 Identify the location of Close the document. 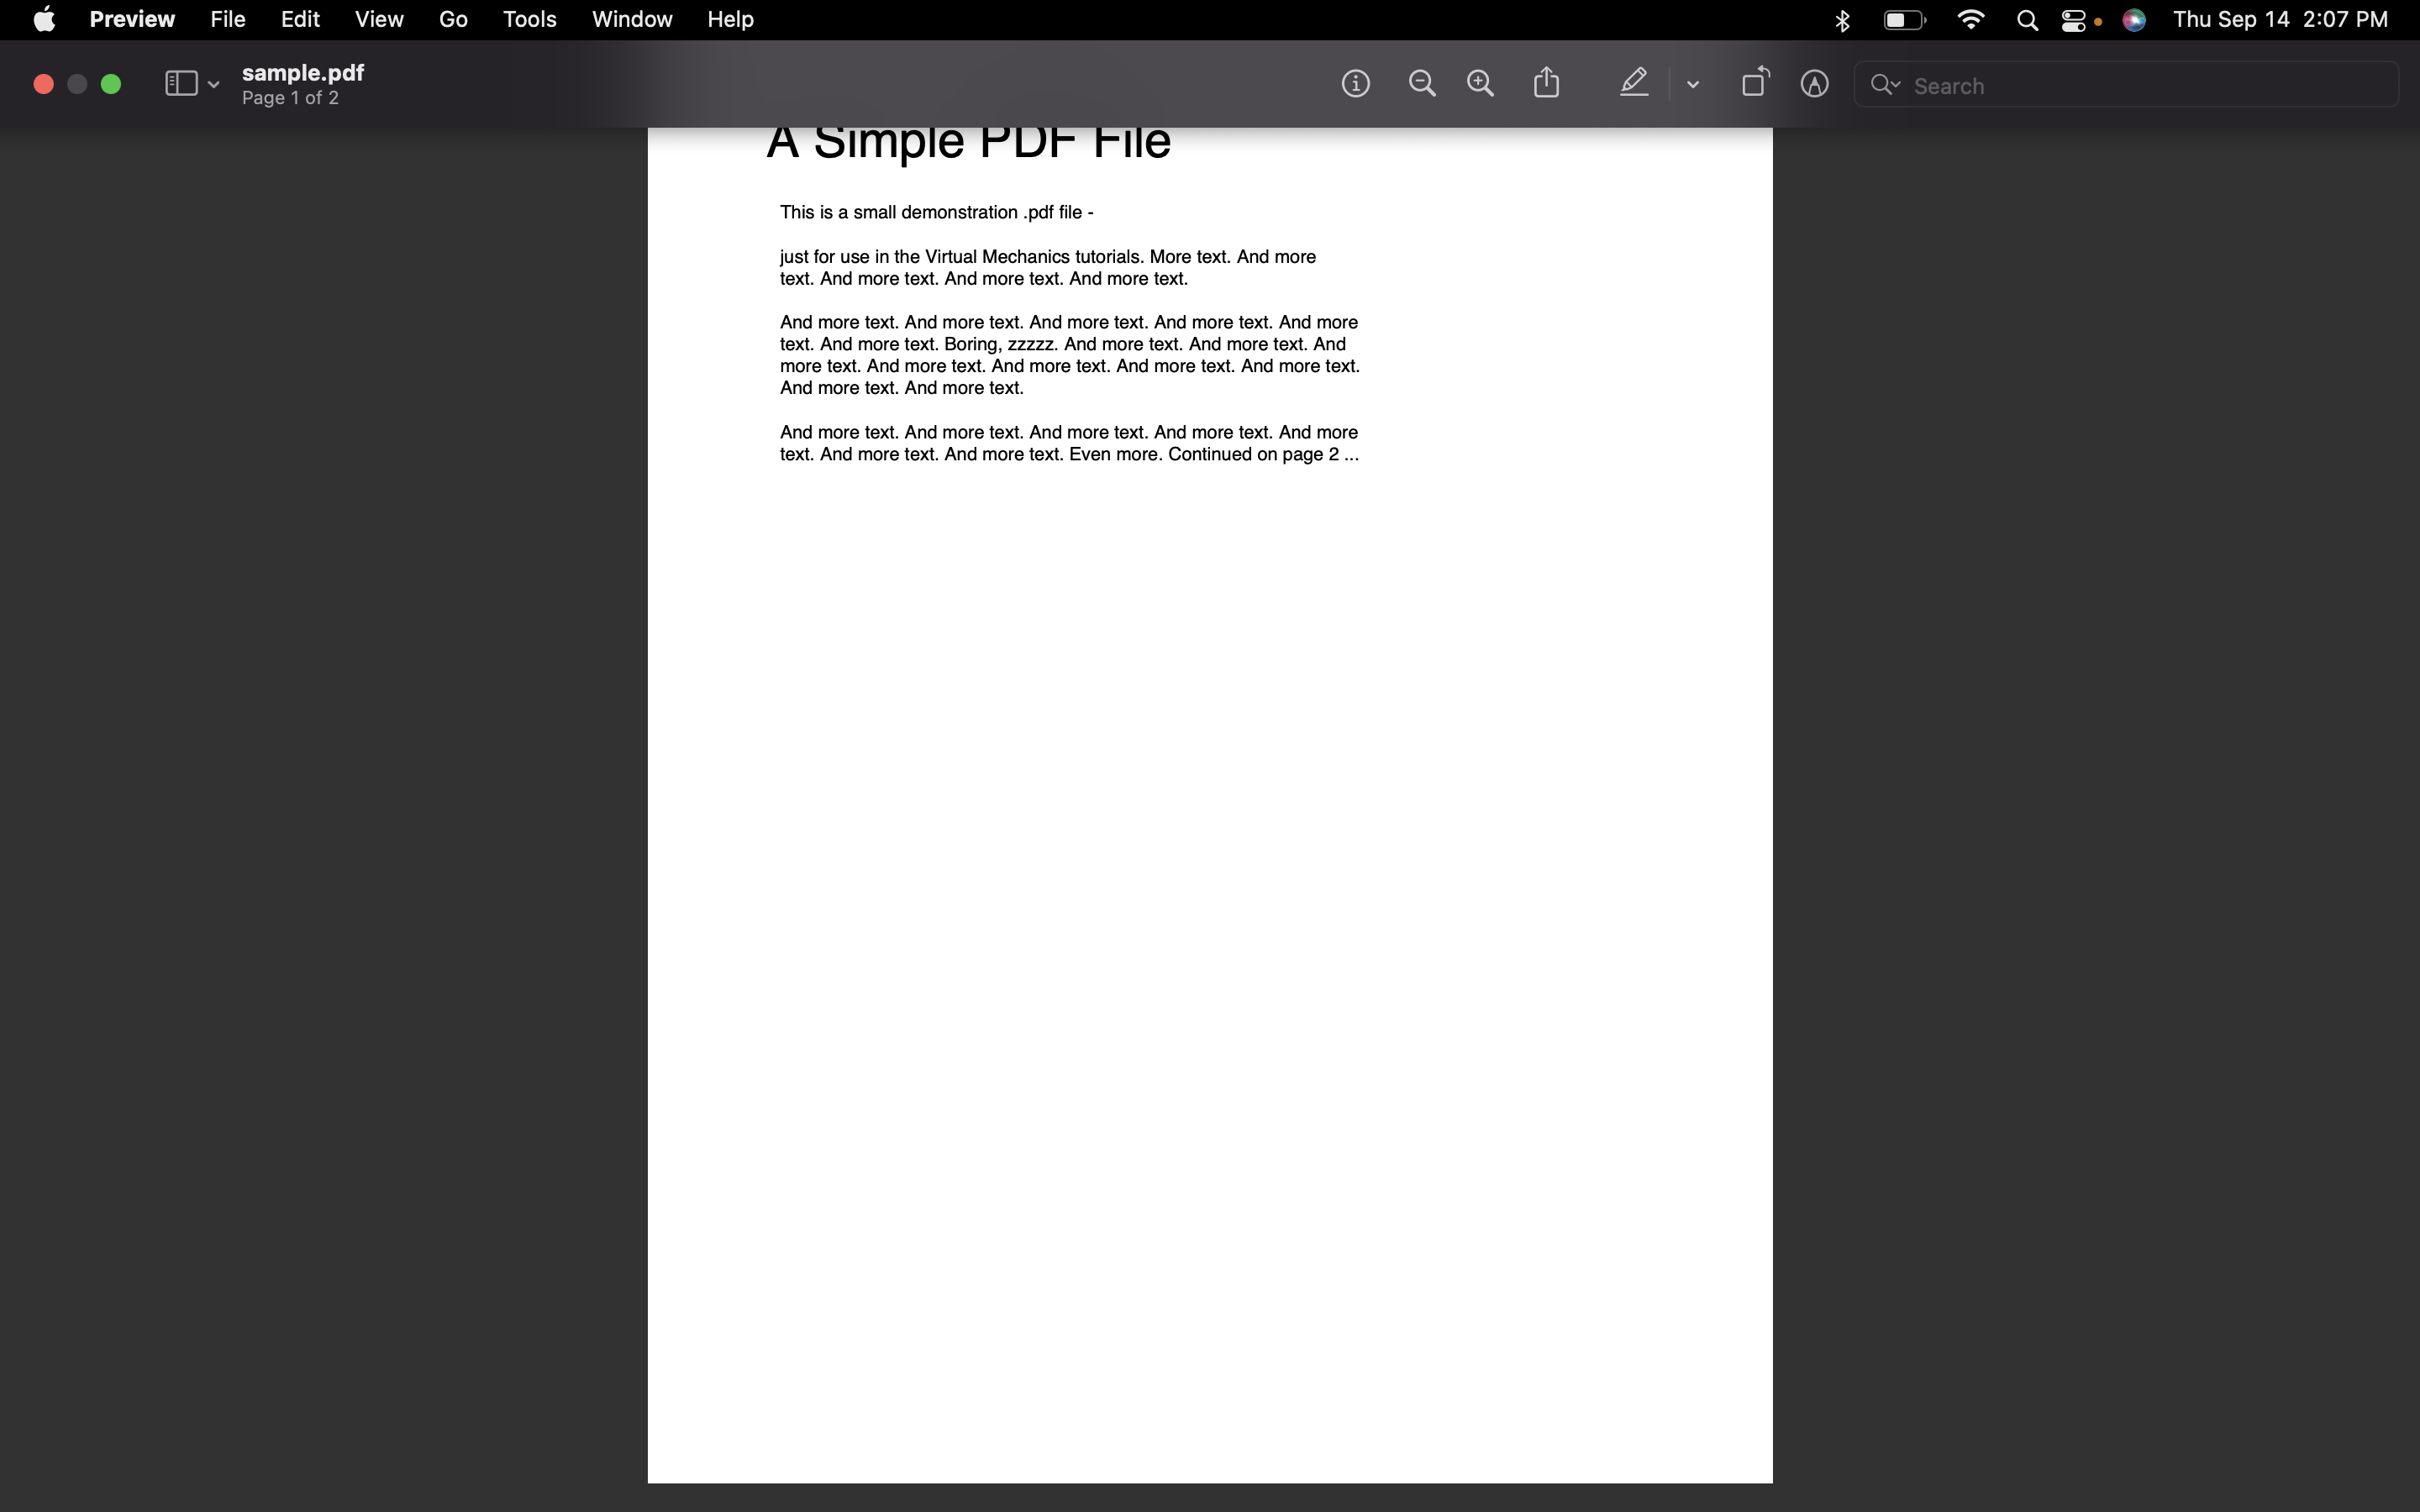
(43, 83).